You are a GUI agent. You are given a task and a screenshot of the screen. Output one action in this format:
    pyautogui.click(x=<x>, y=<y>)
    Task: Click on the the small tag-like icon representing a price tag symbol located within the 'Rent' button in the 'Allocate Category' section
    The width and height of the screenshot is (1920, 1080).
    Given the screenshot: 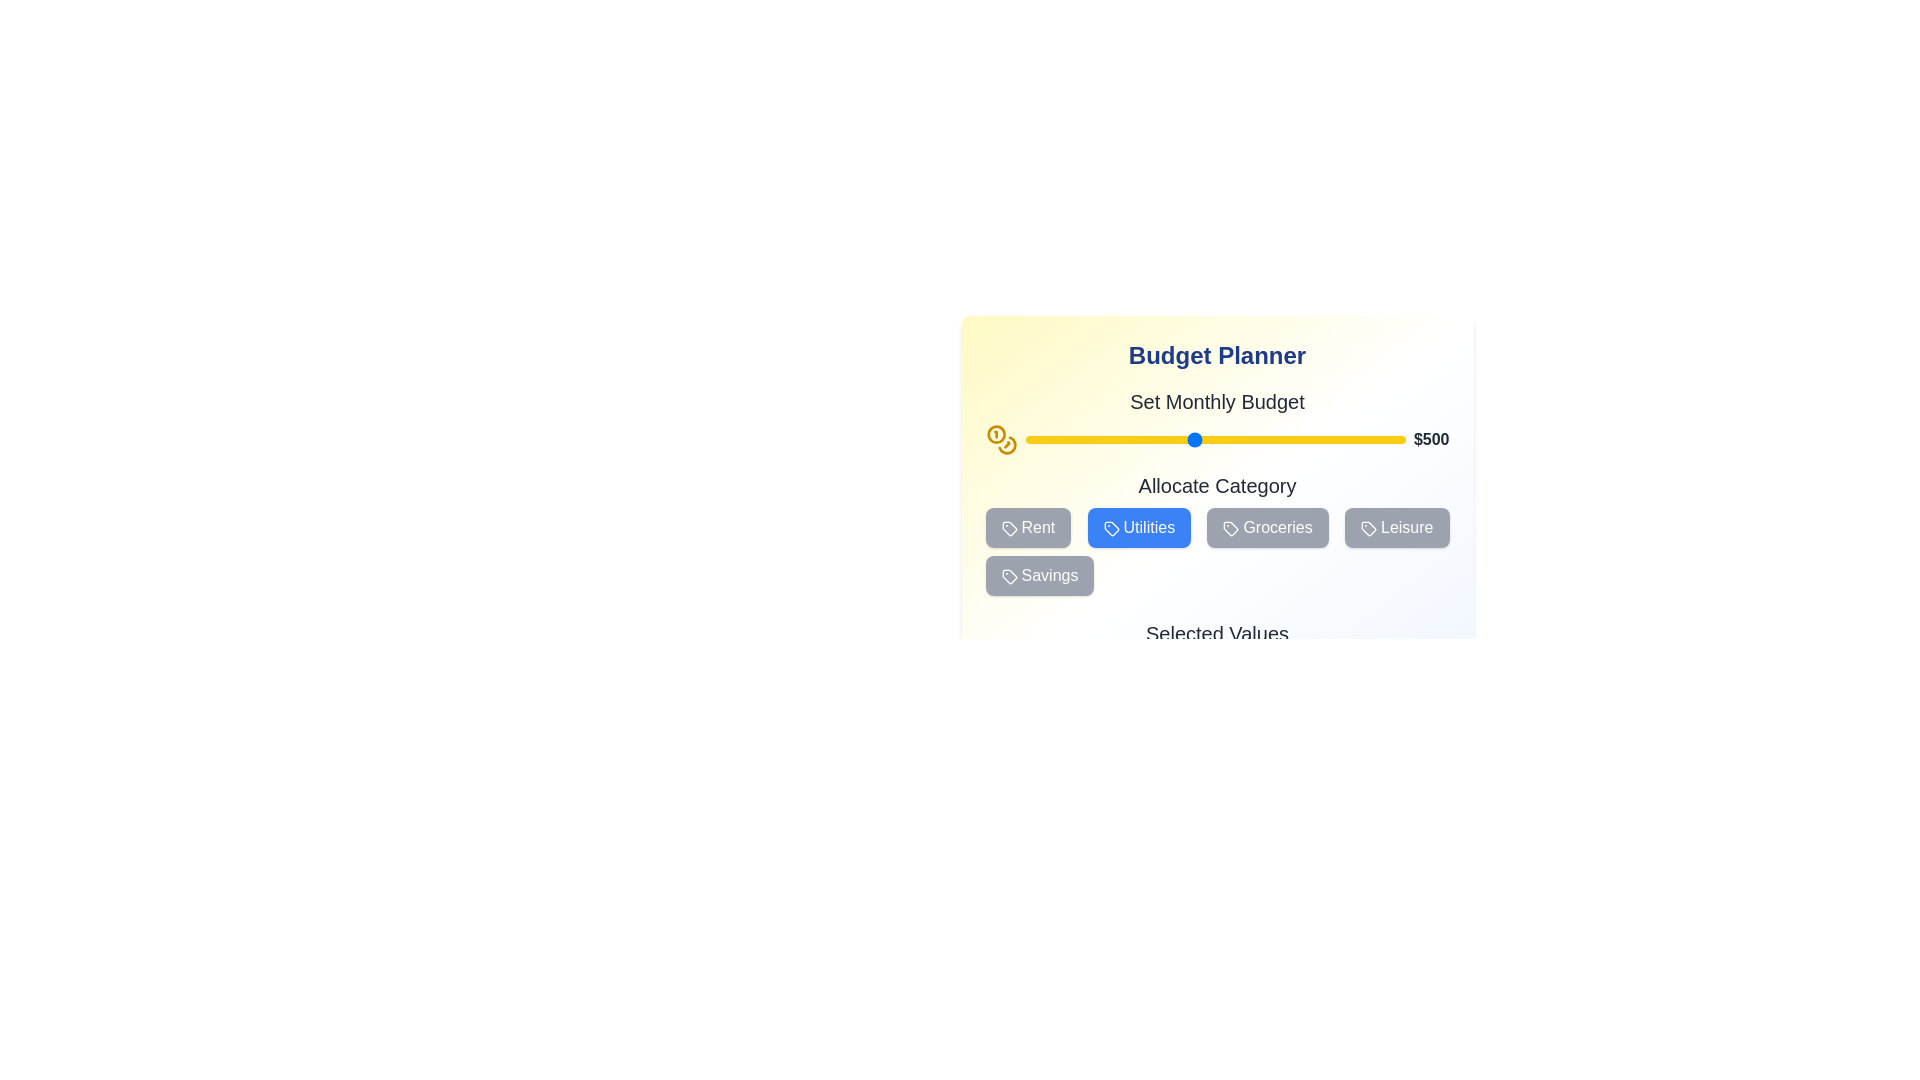 What is the action you would take?
    pyautogui.click(x=1009, y=527)
    